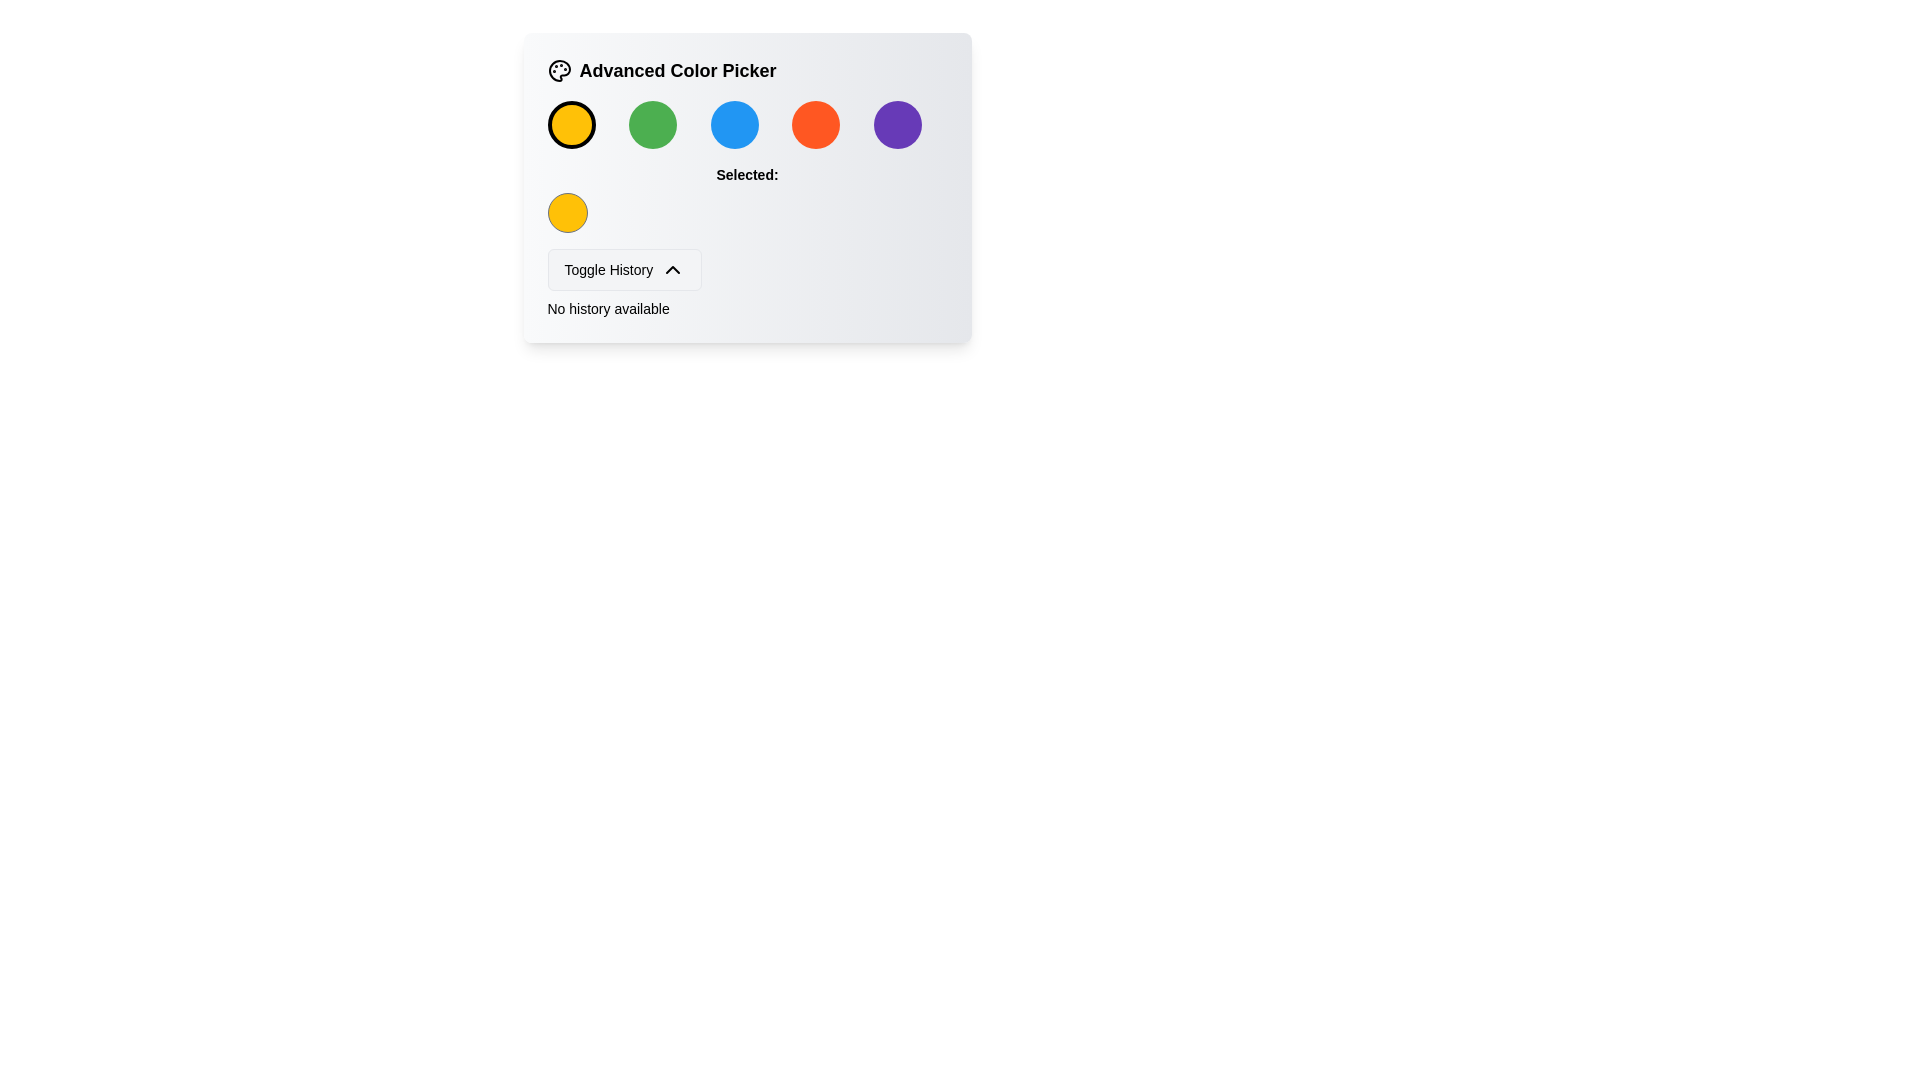 Image resolution: width=1920 pixels, height=1080 pixels. I want to click on the circular purple button located on the far right side of the row within the 'Advanced Color Picker' layout, so click(896, 124).